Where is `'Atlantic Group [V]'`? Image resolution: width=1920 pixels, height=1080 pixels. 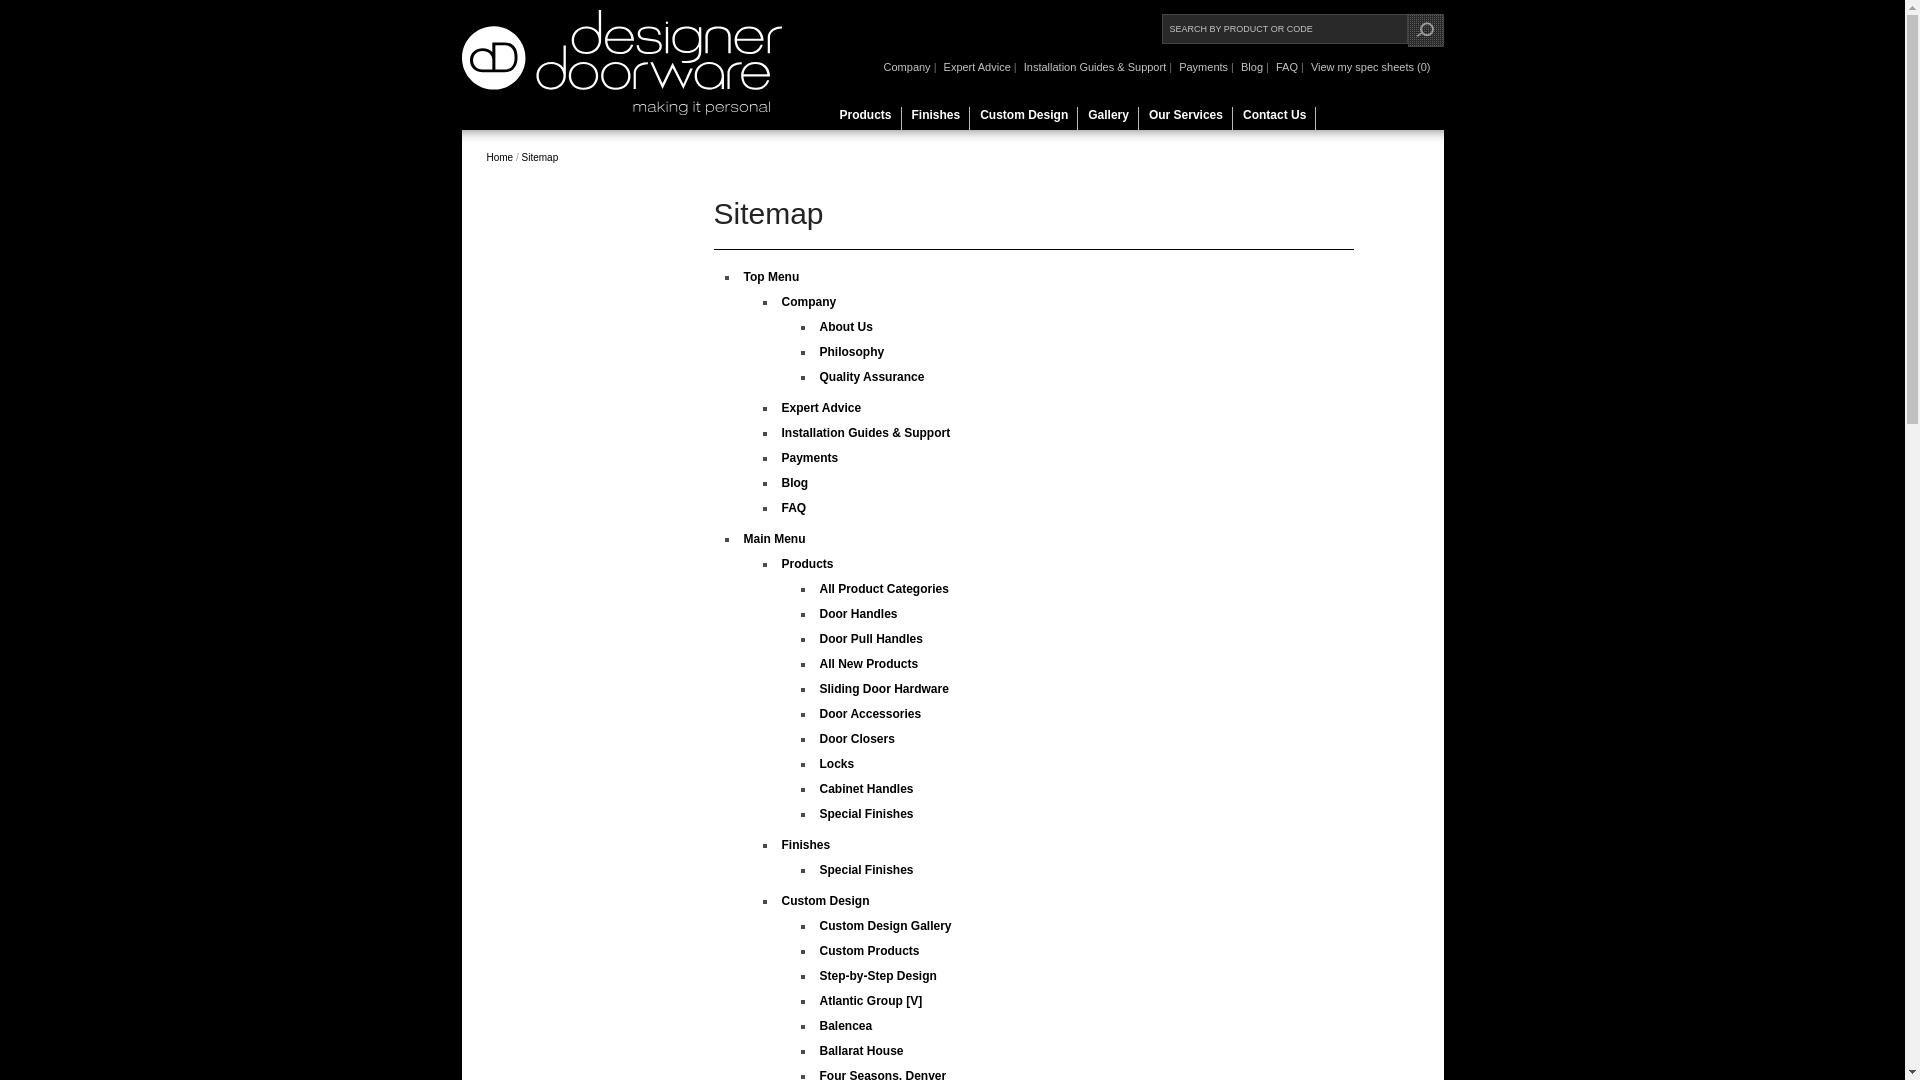 'Atlantic Group [V]' is located at coordinates (871, 1001).